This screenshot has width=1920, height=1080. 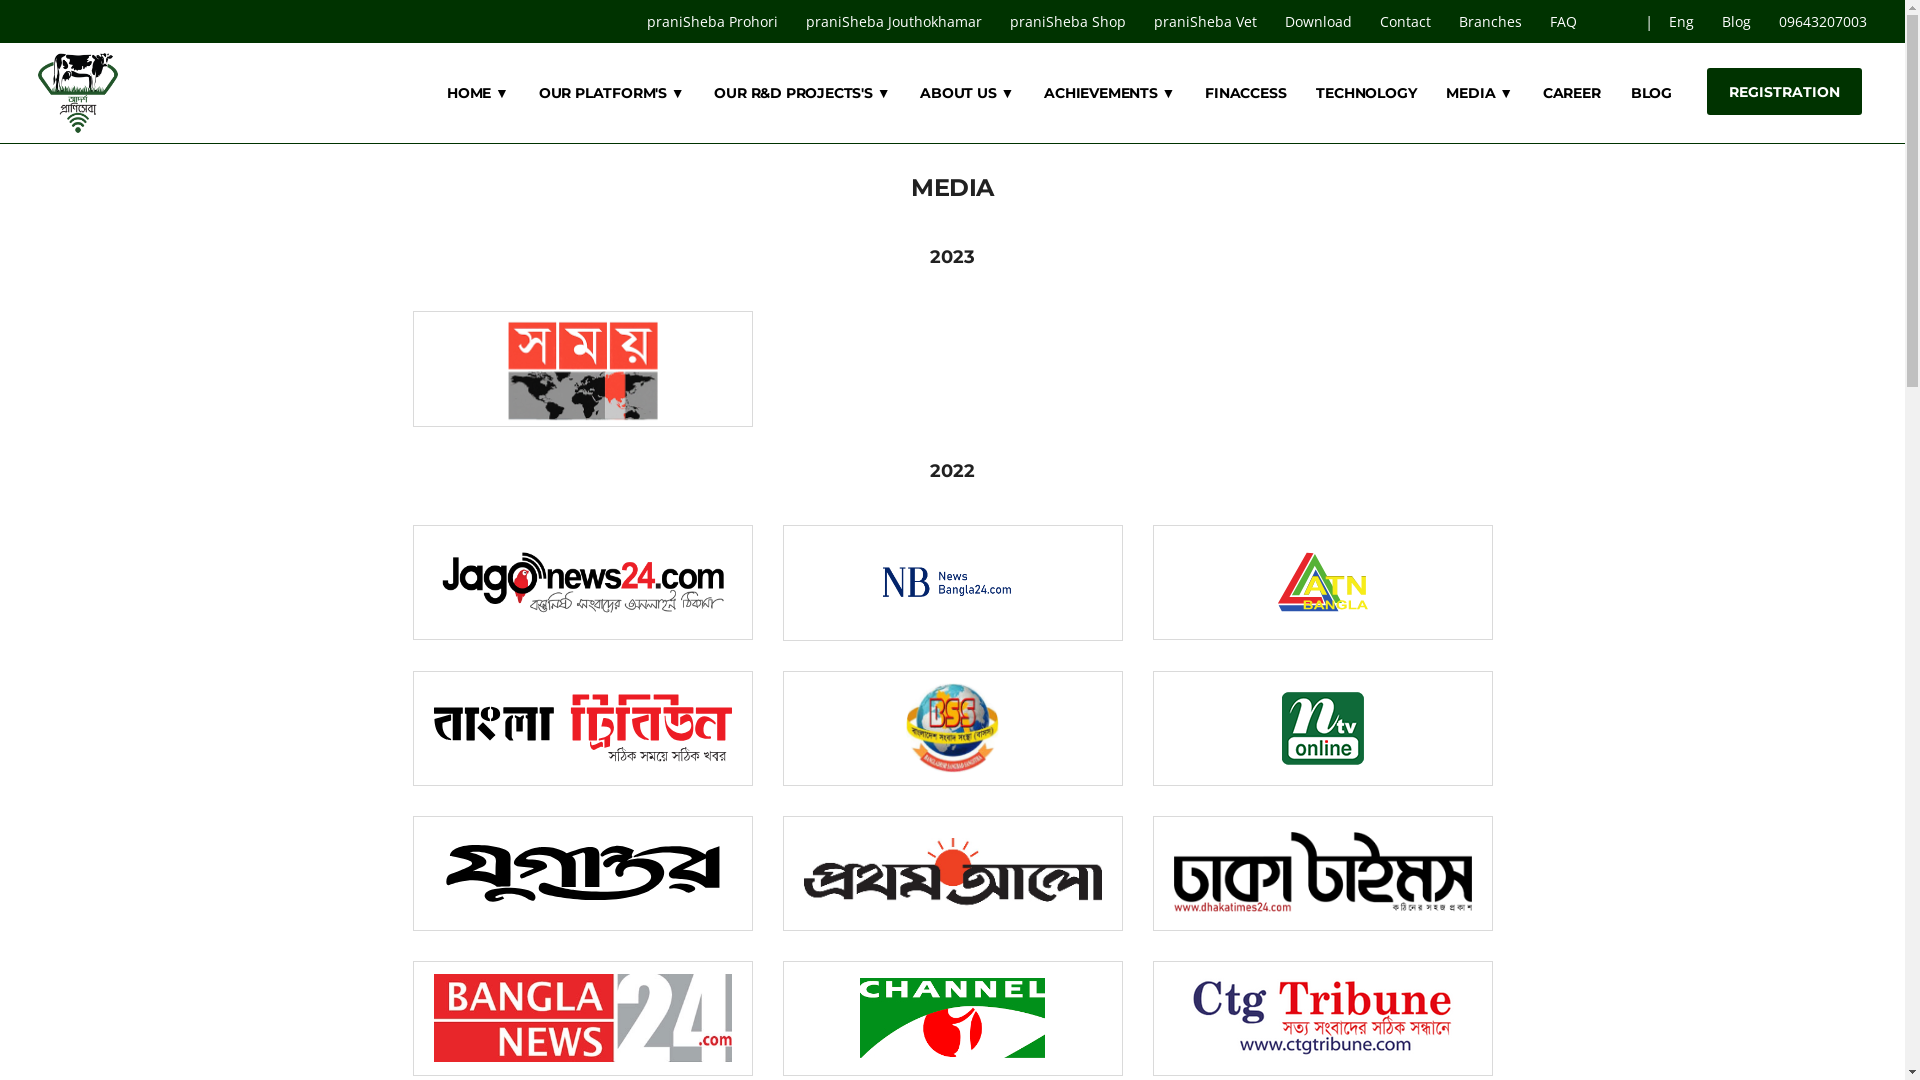 I want to click on 'FINACCESS', so click(x=1203, y=92).